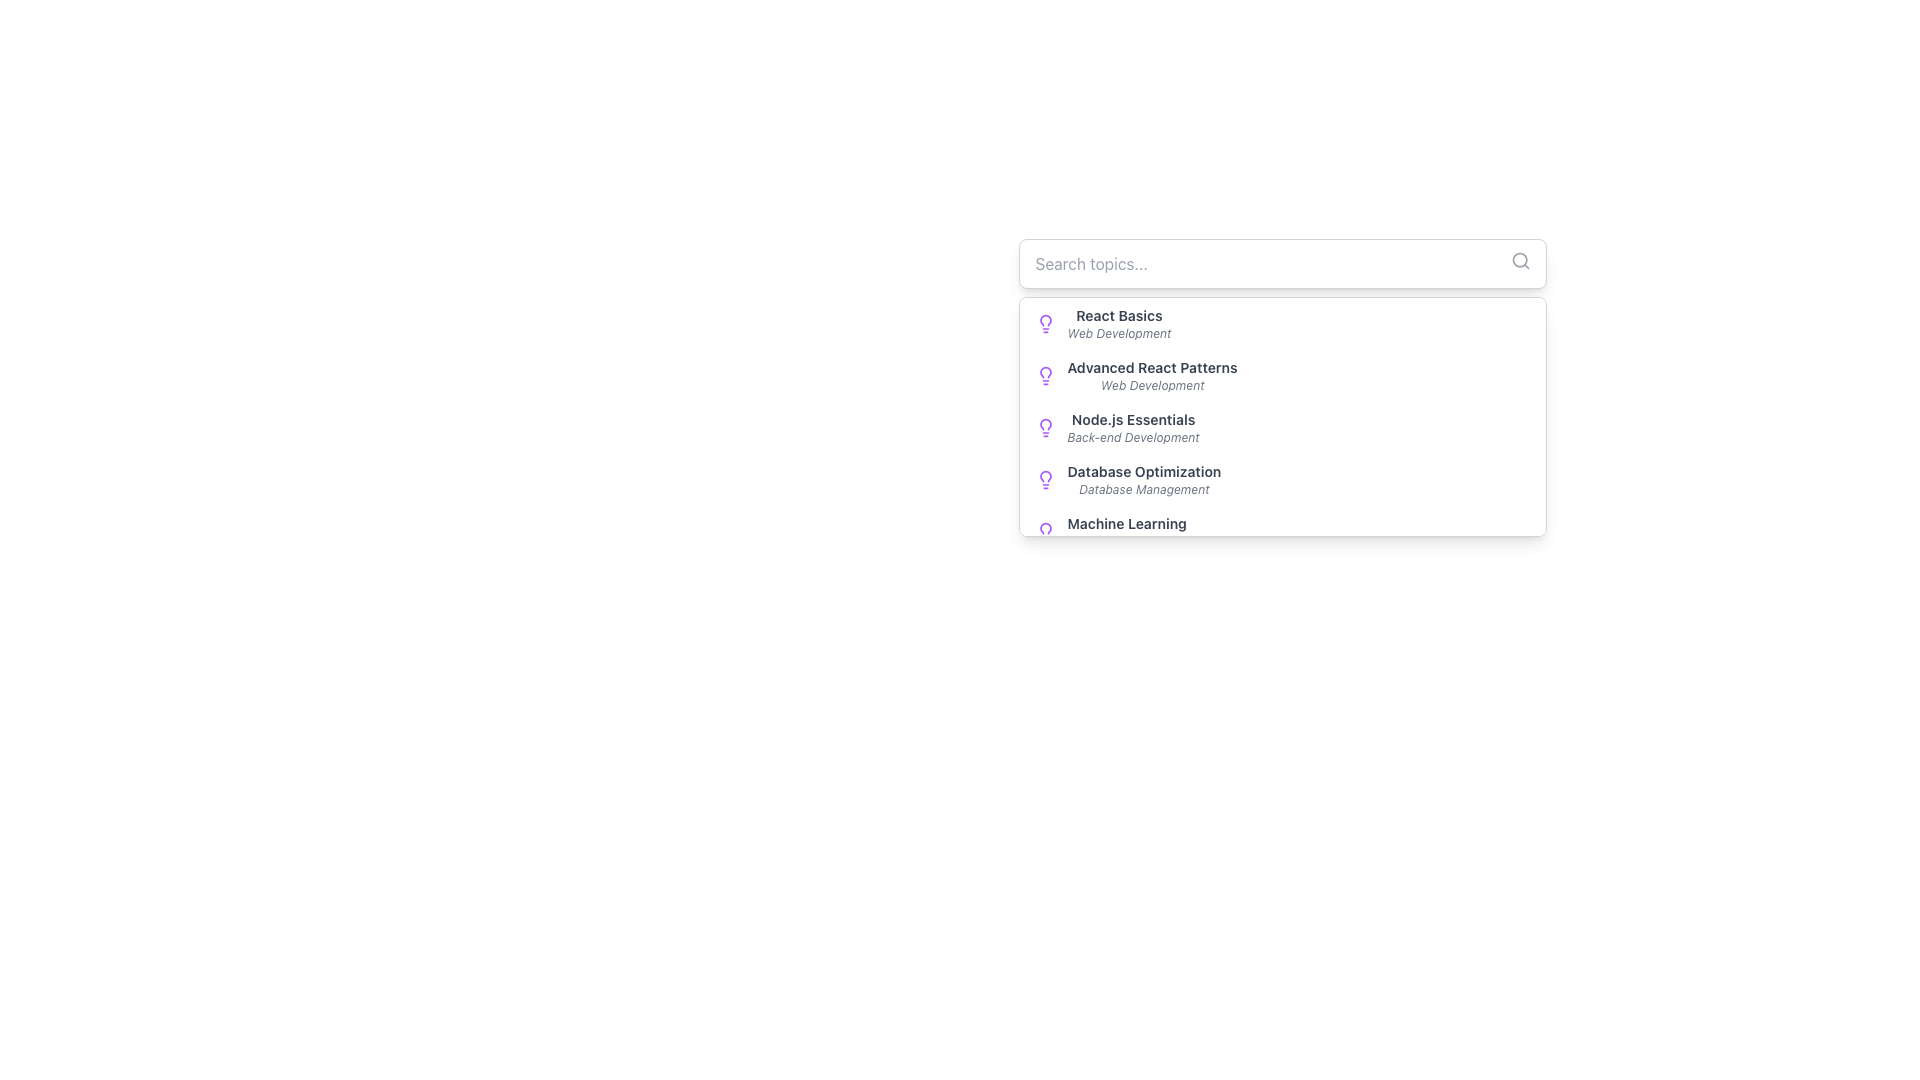  Describe the element at coordinates (1282, 531) in the screenshot. I see `to select the last item in the dropdown list, which features a purple light bulb icon and the text 'Machine Learning' in bold with 'Data Science' in italic below it` at that location.